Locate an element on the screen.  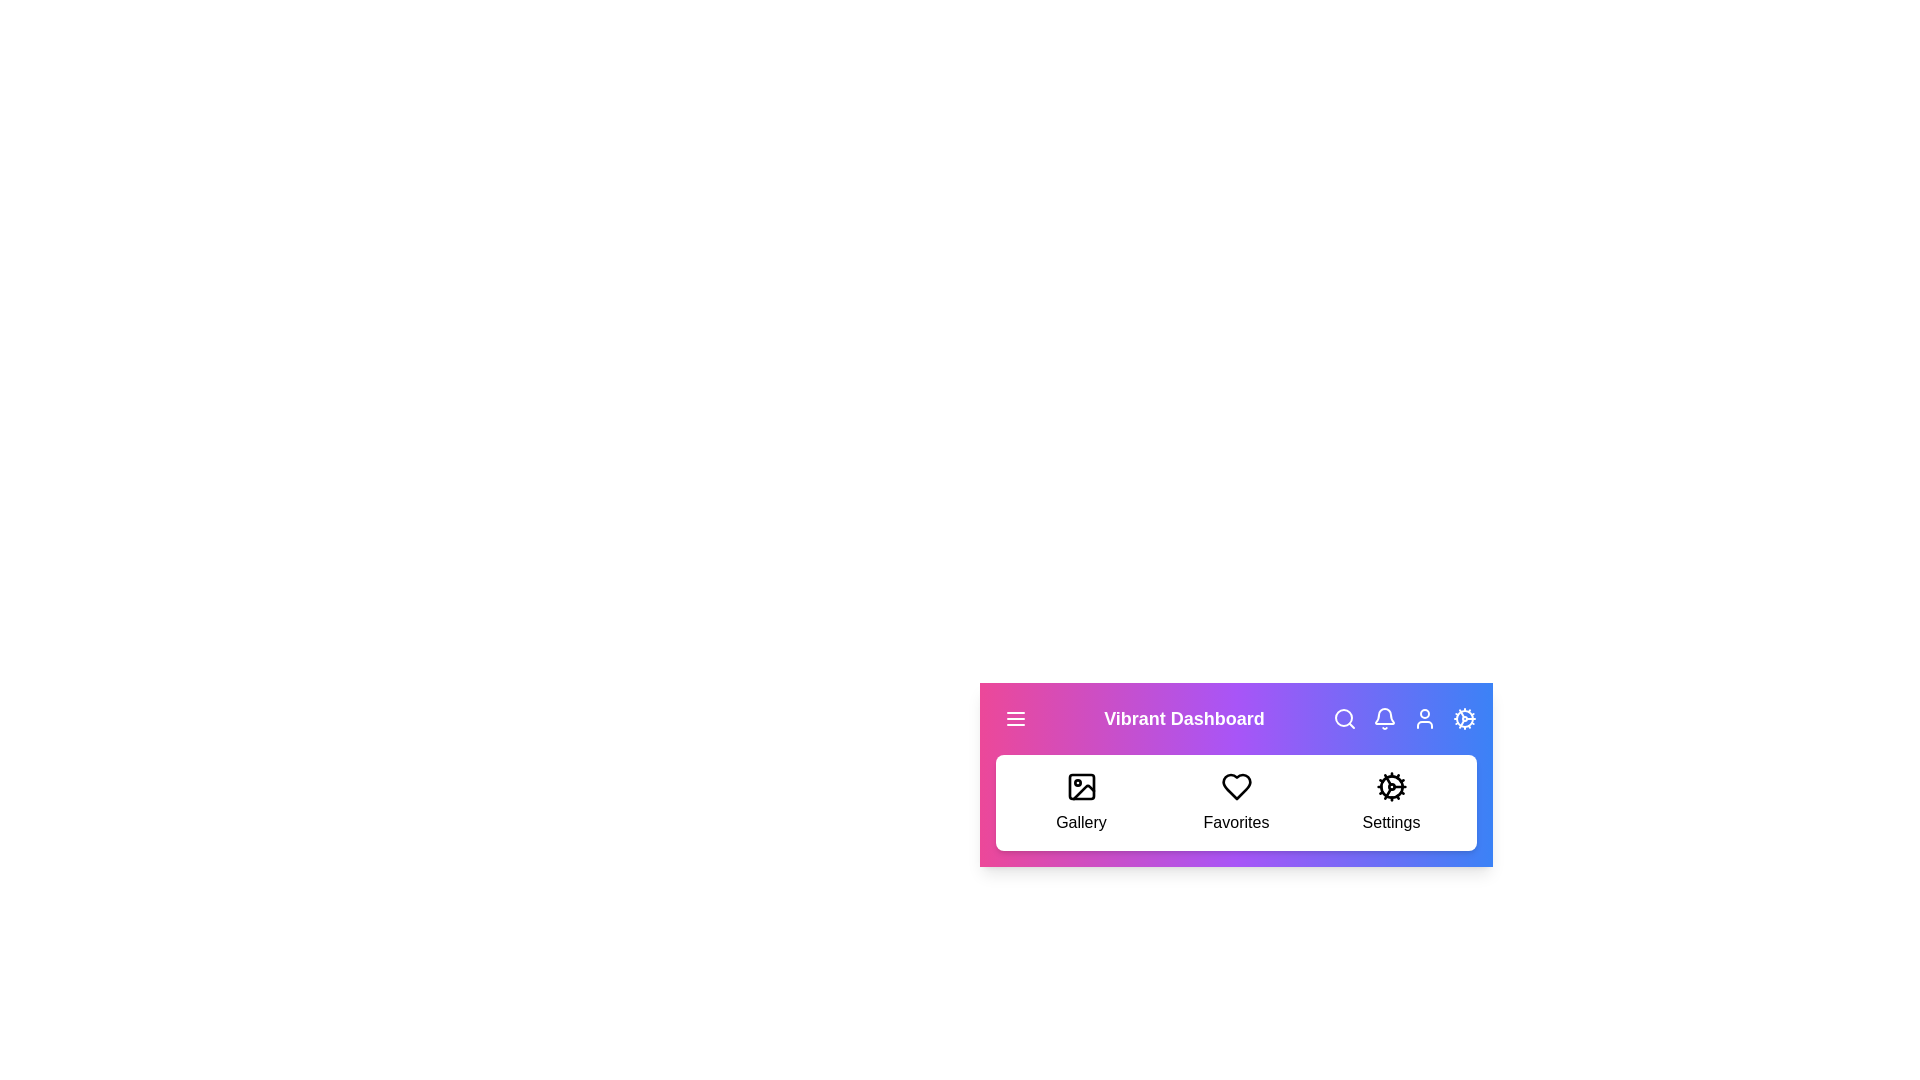
the search button to initiate a search is located at coordinates (1344, 717).